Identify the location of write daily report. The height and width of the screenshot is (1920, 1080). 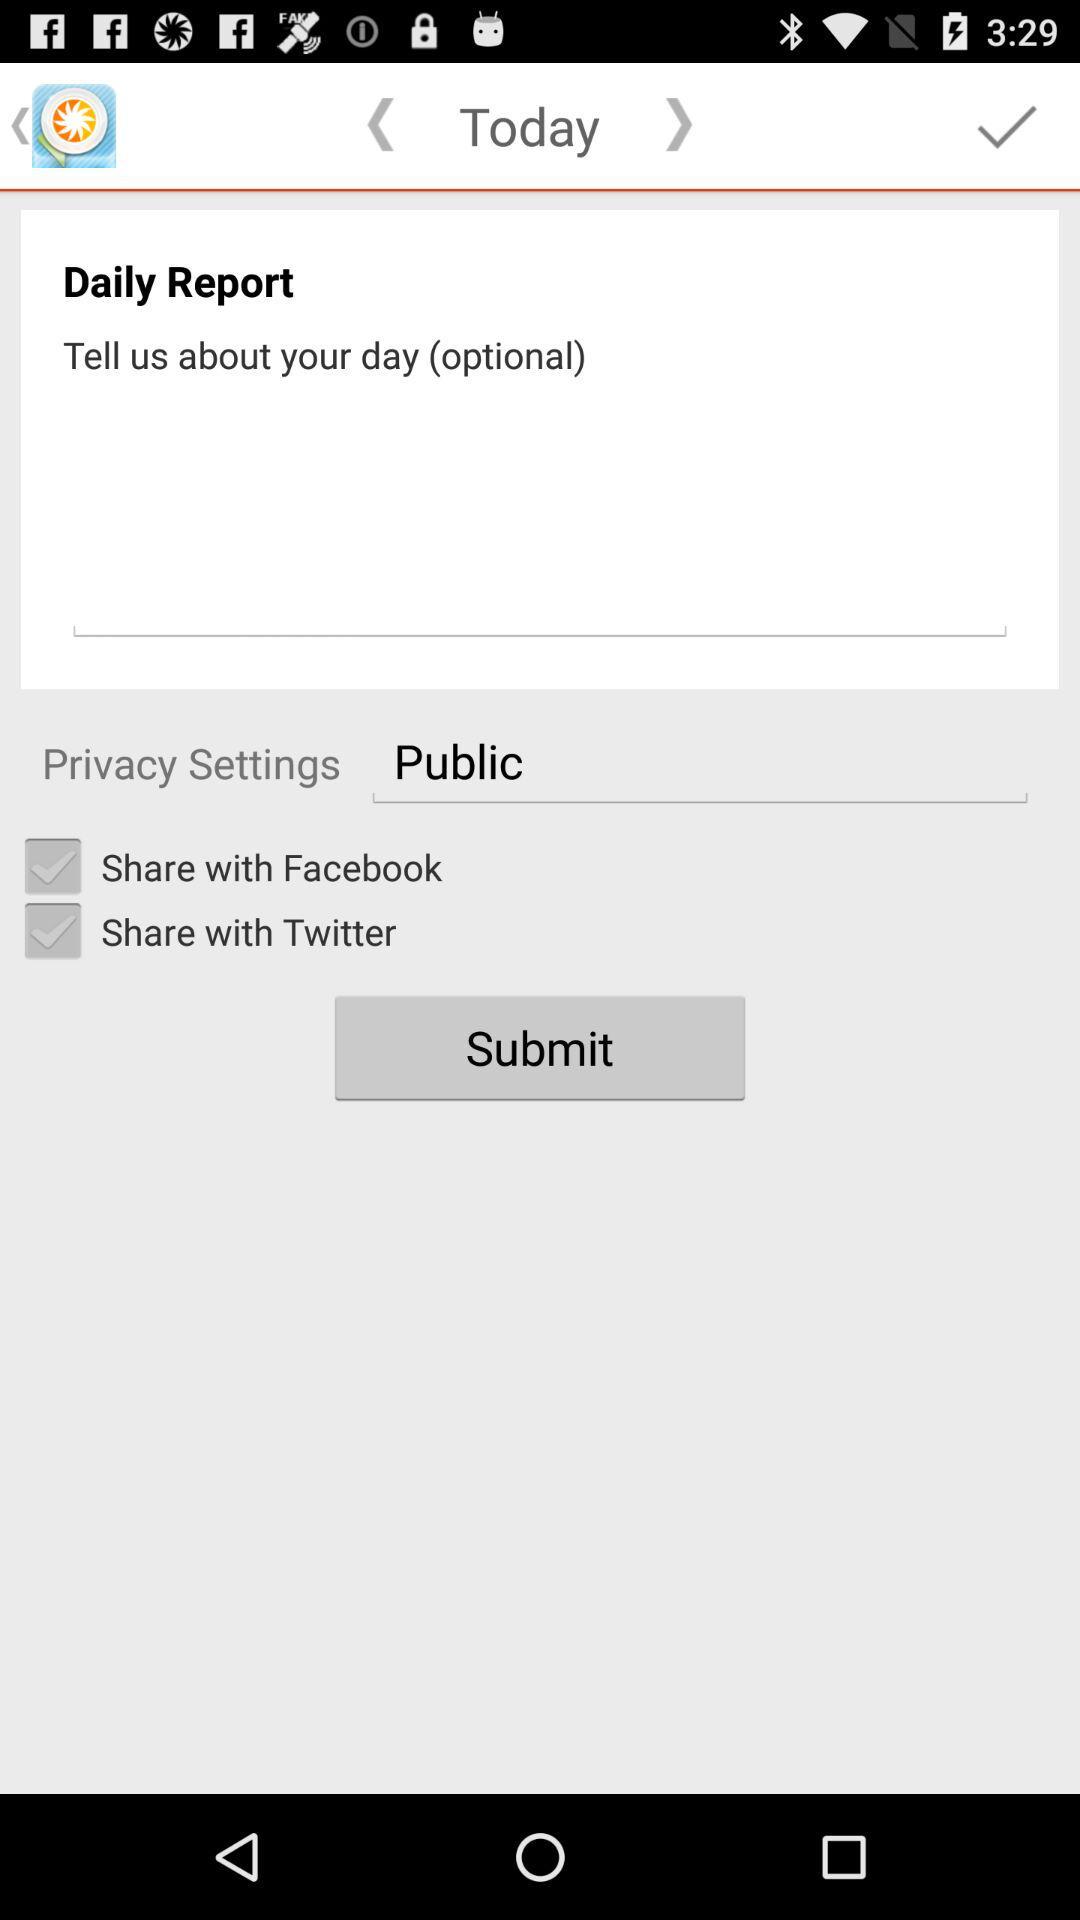
(540, 513).